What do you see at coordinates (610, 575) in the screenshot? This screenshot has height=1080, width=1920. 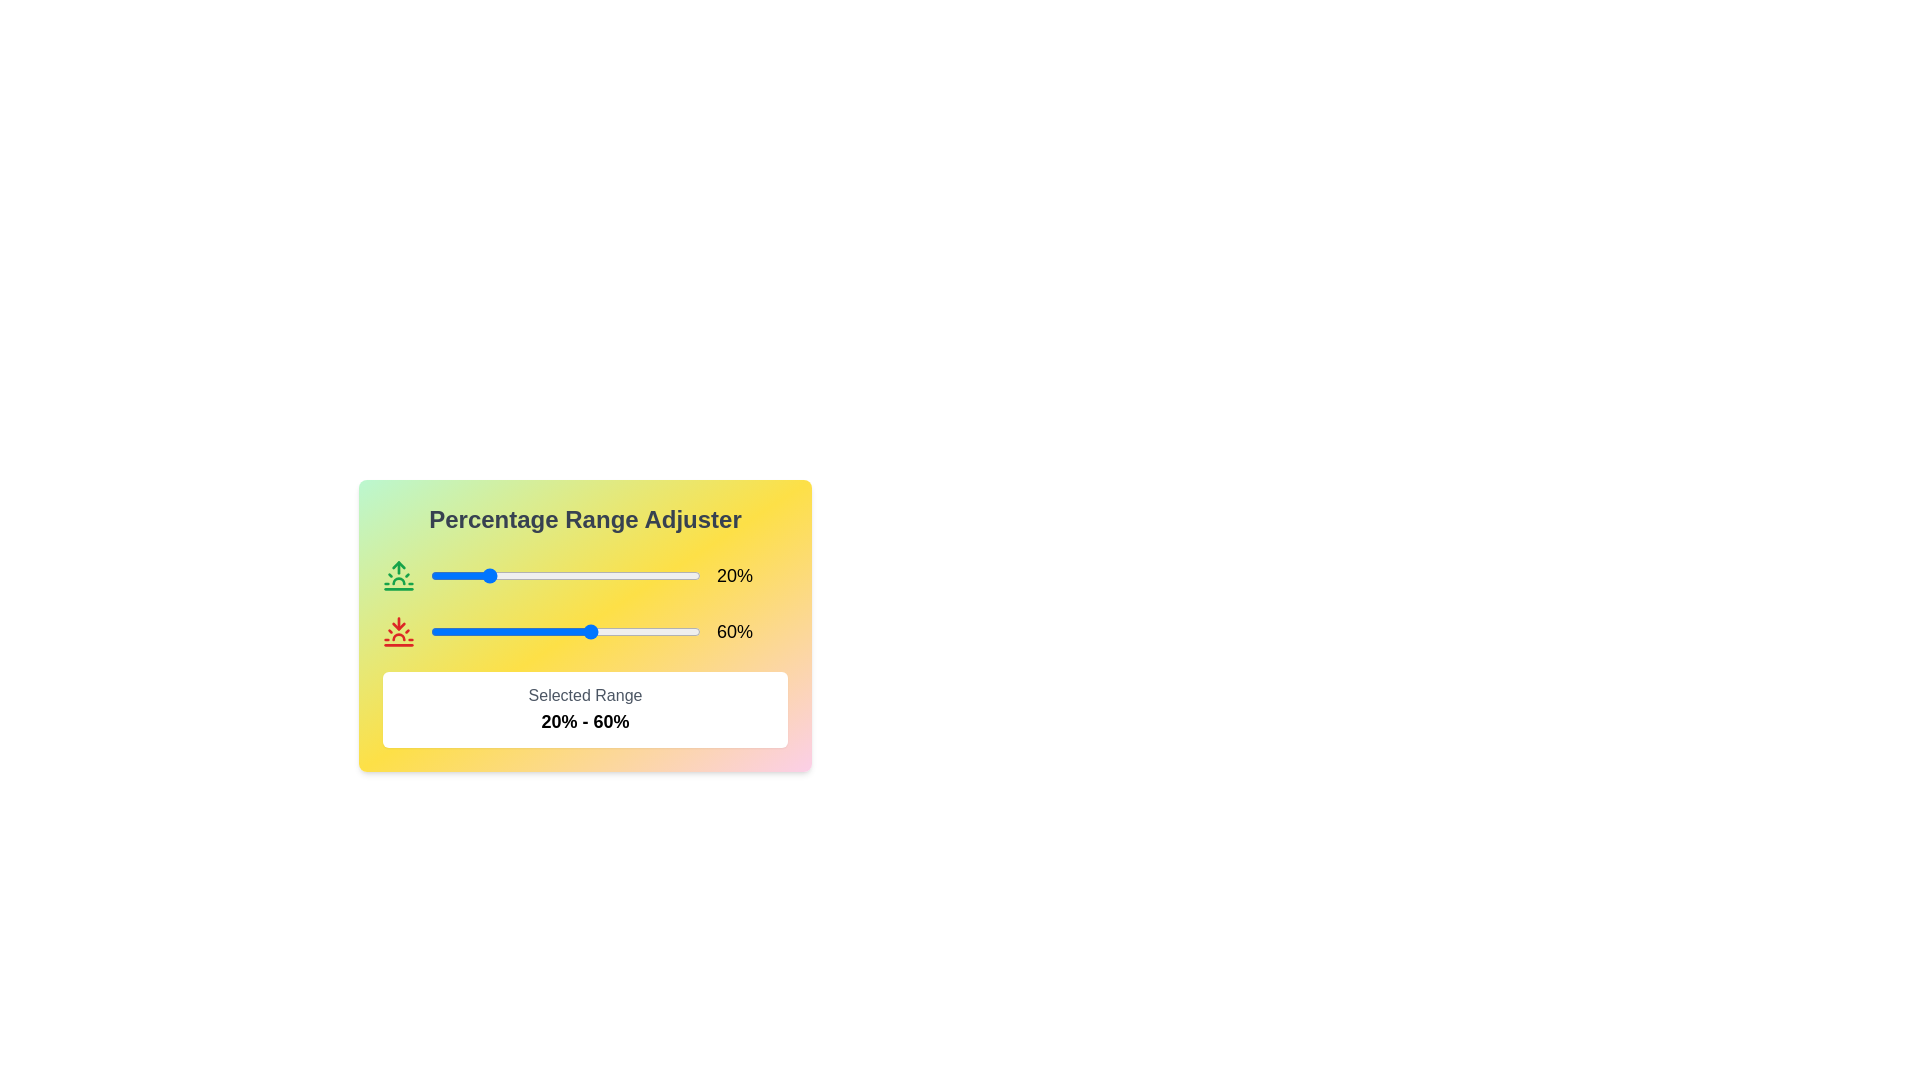 I see `the slider` at bounding box center [610, 575].